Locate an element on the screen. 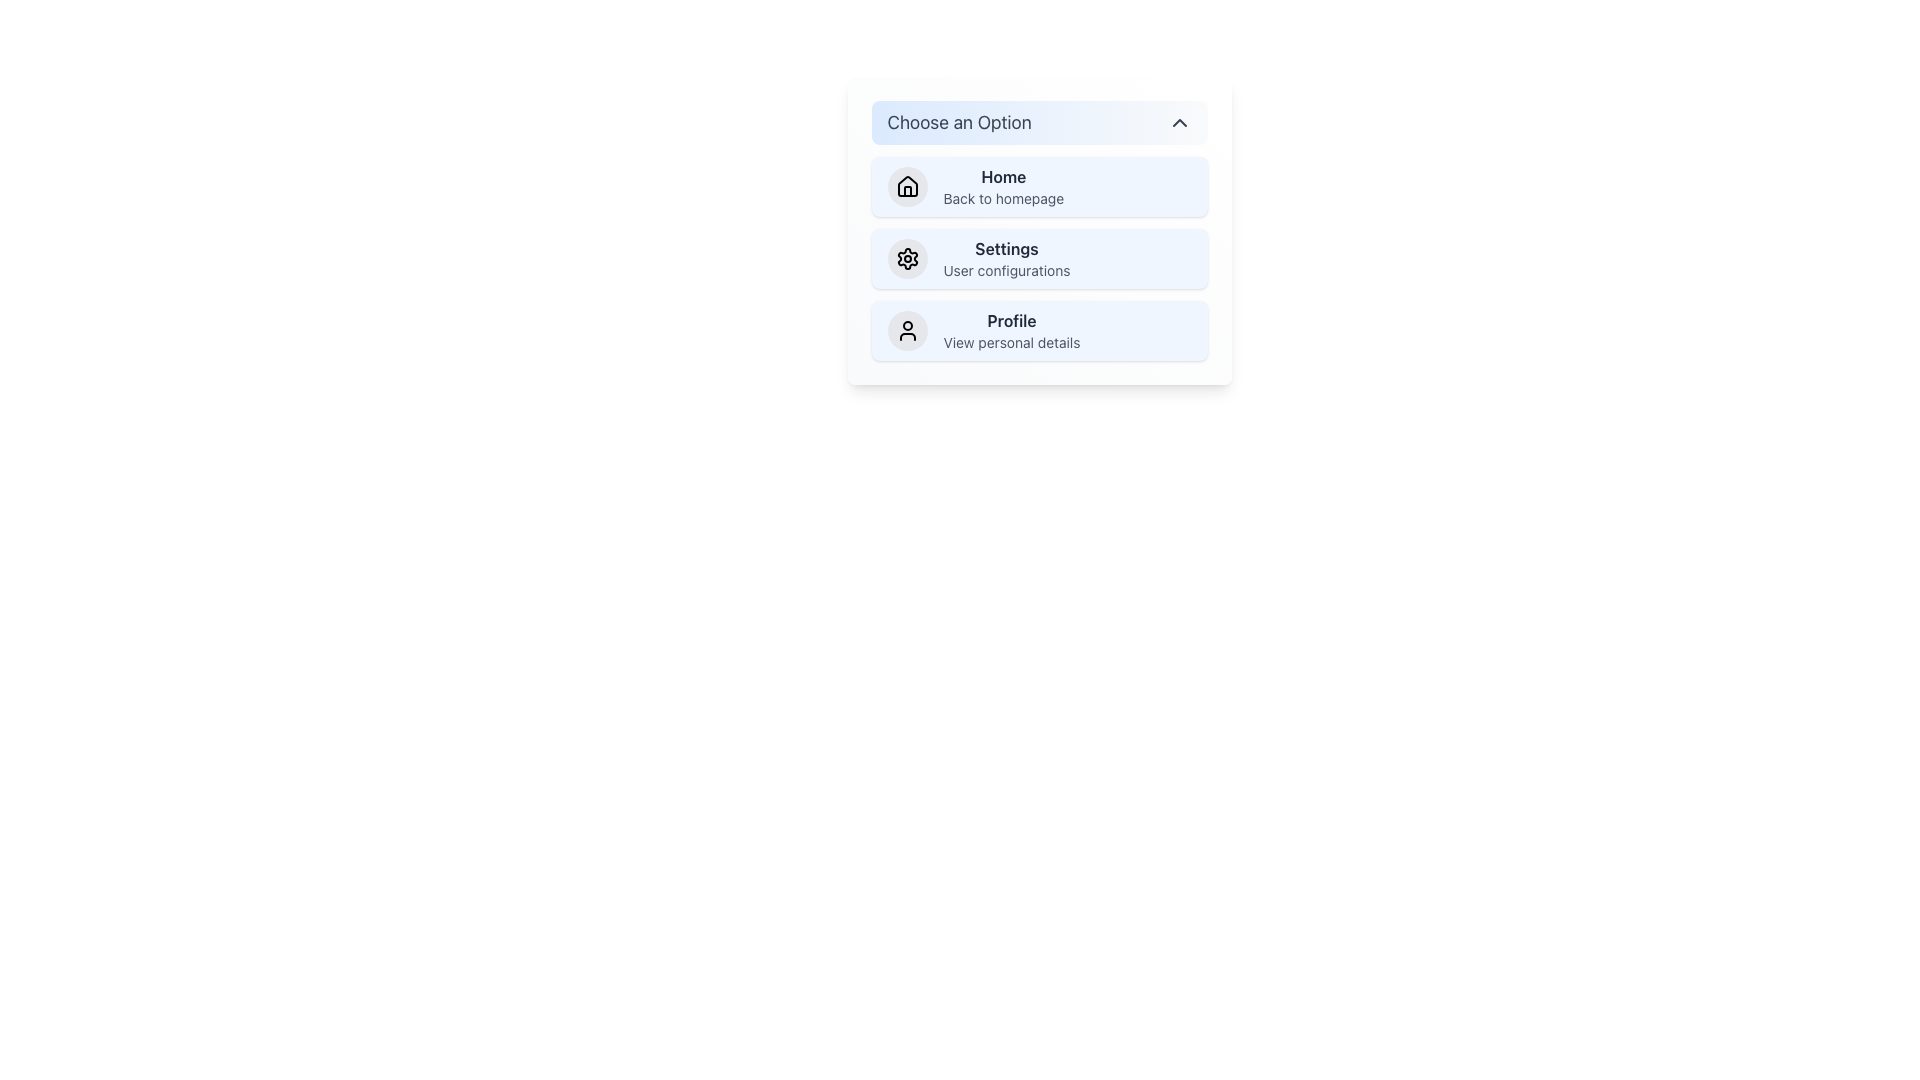 The height and width of the screenshot is (1080, 1920). the gear-shaped icon representing settings, located in the 'Settings' section of the menu, to interact with the settings function is located at coordinates (906, 257).